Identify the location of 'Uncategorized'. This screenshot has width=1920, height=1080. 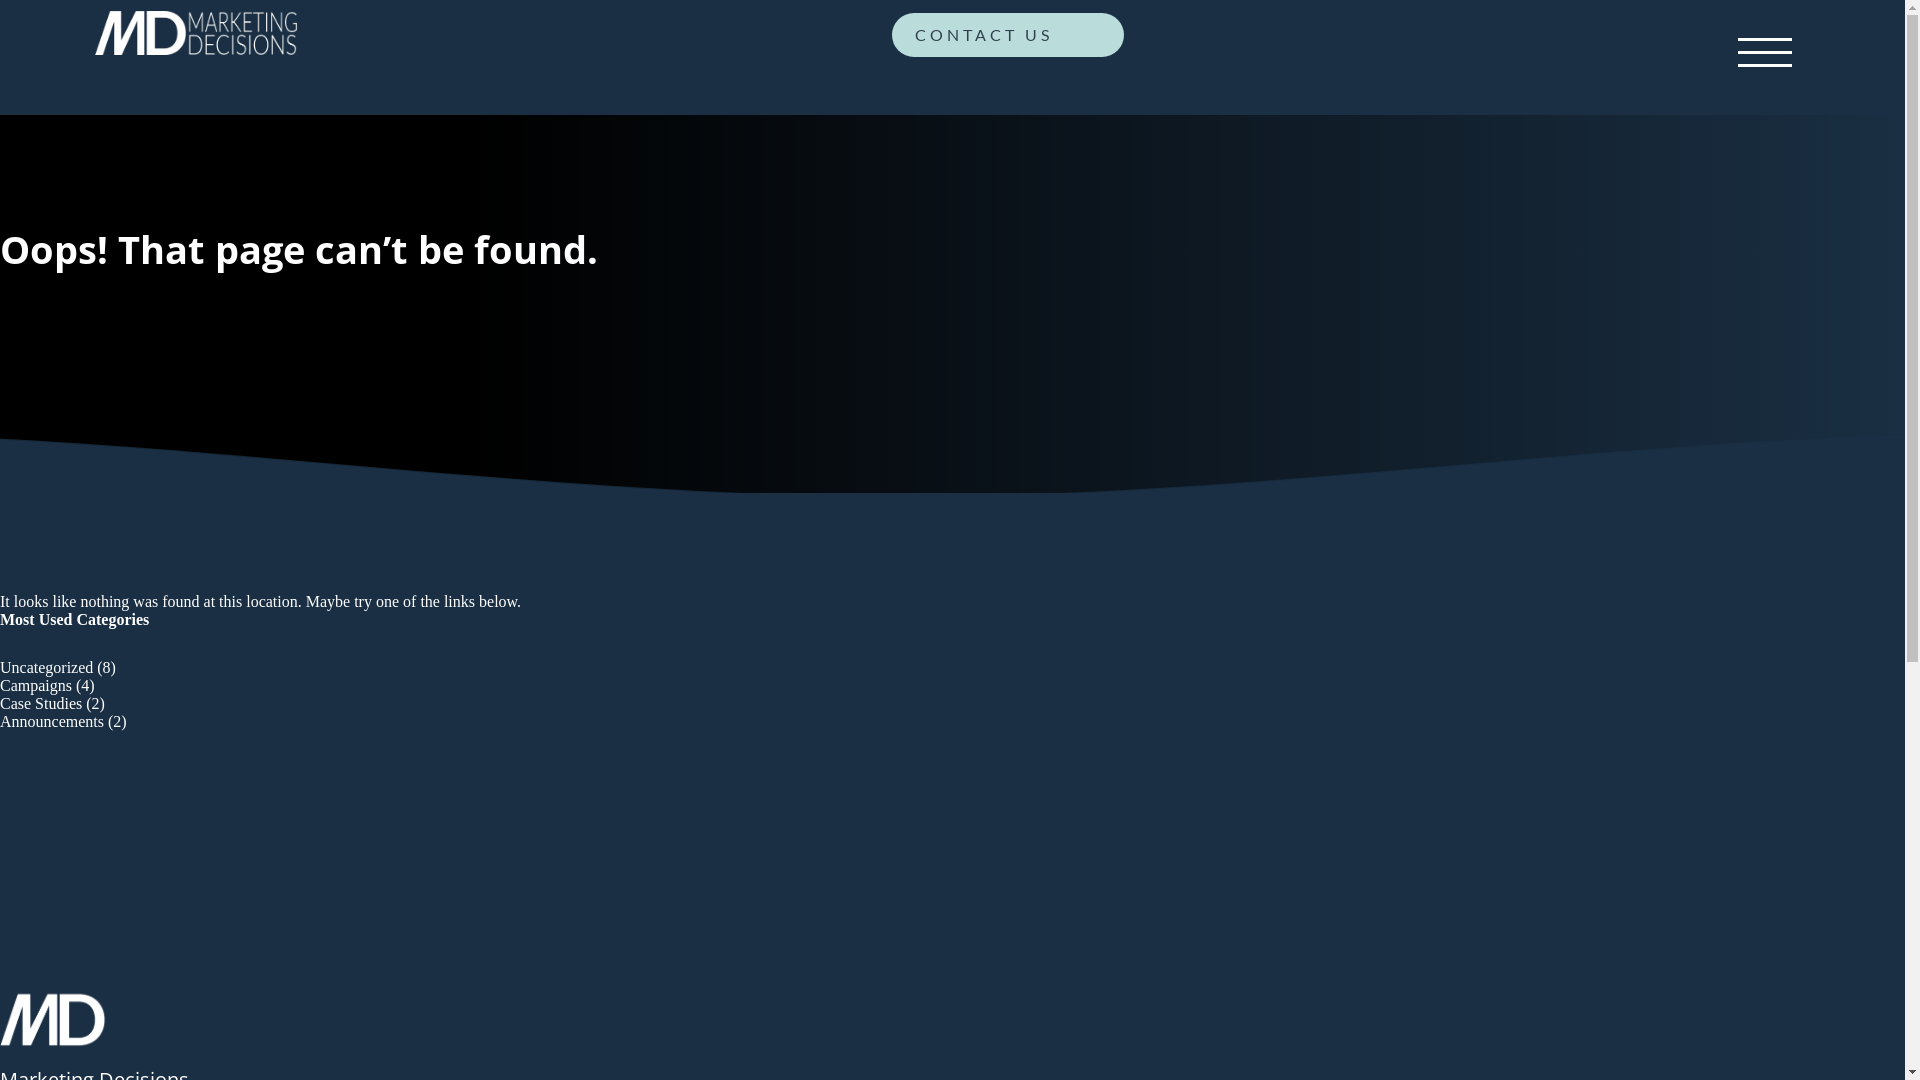
(46, 667).